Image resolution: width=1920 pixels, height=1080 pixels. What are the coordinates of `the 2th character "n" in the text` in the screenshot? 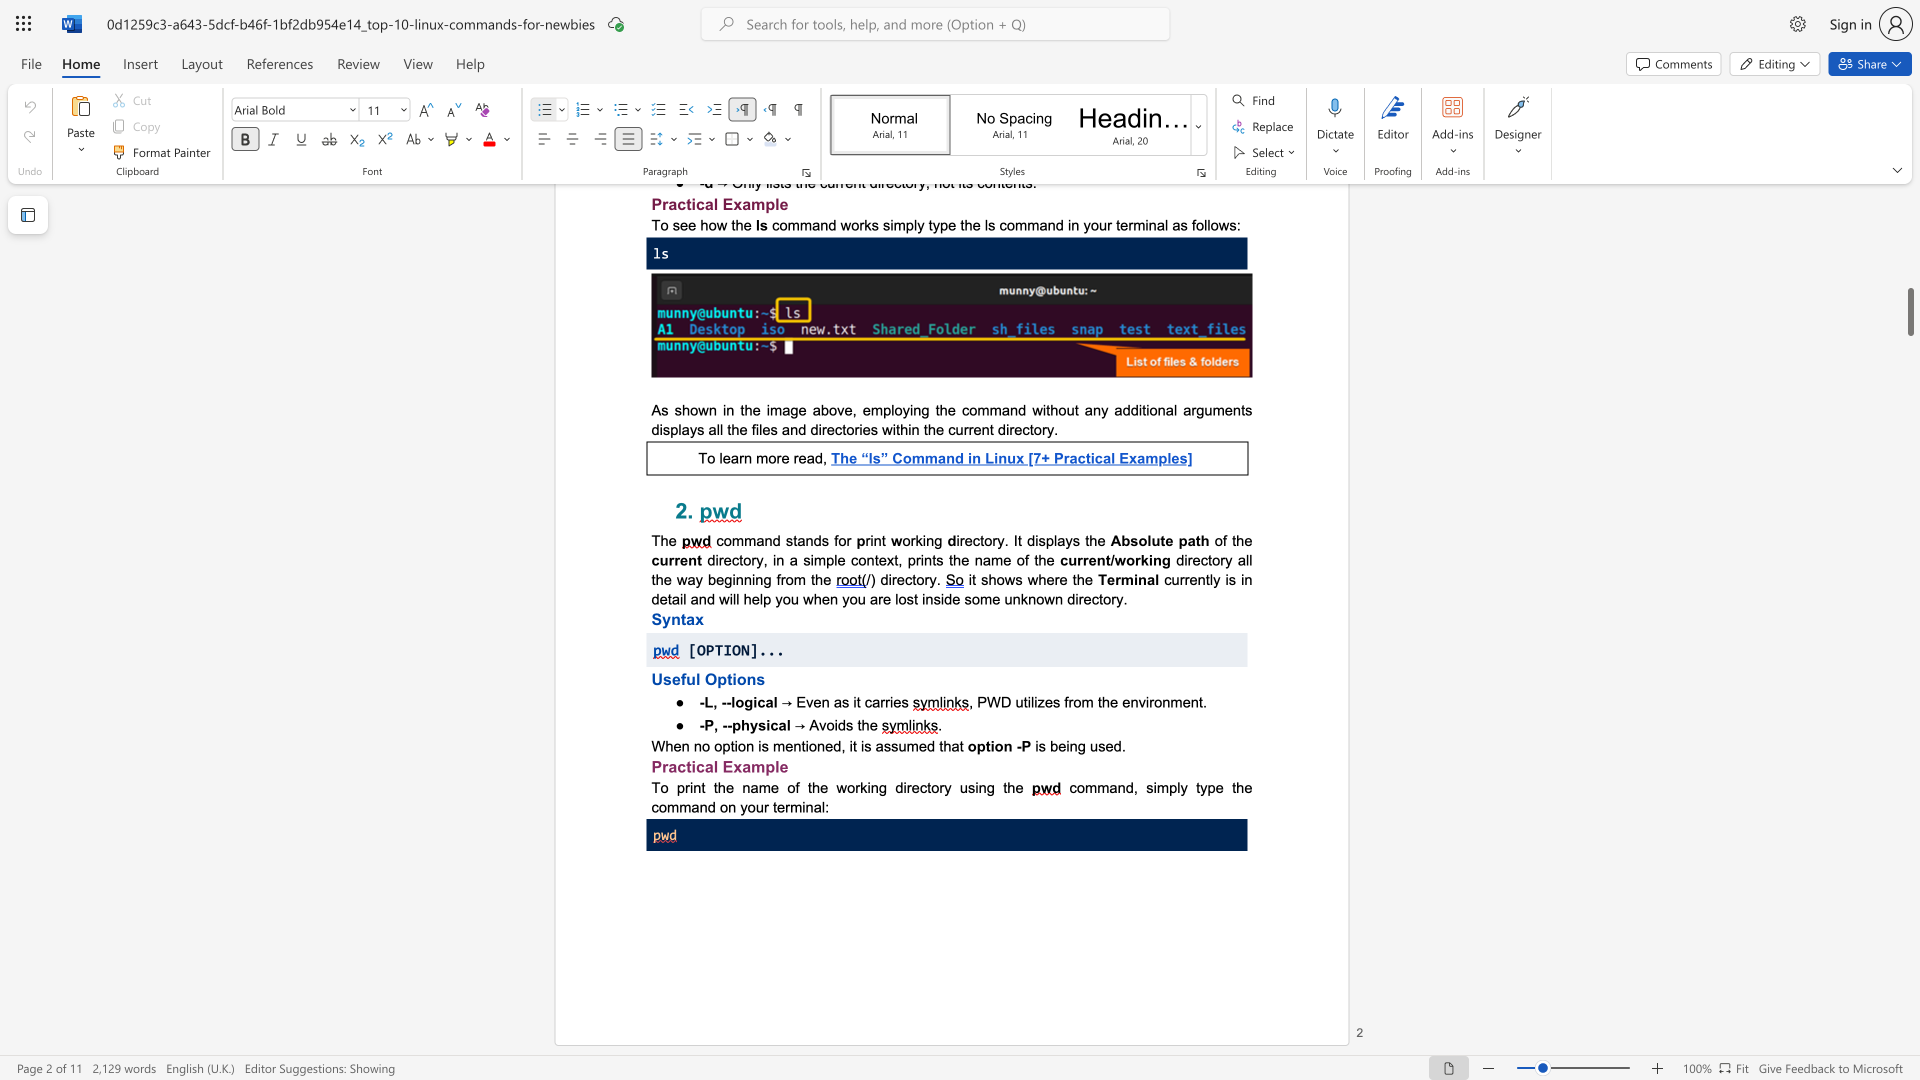 It's located at (1166, 701).